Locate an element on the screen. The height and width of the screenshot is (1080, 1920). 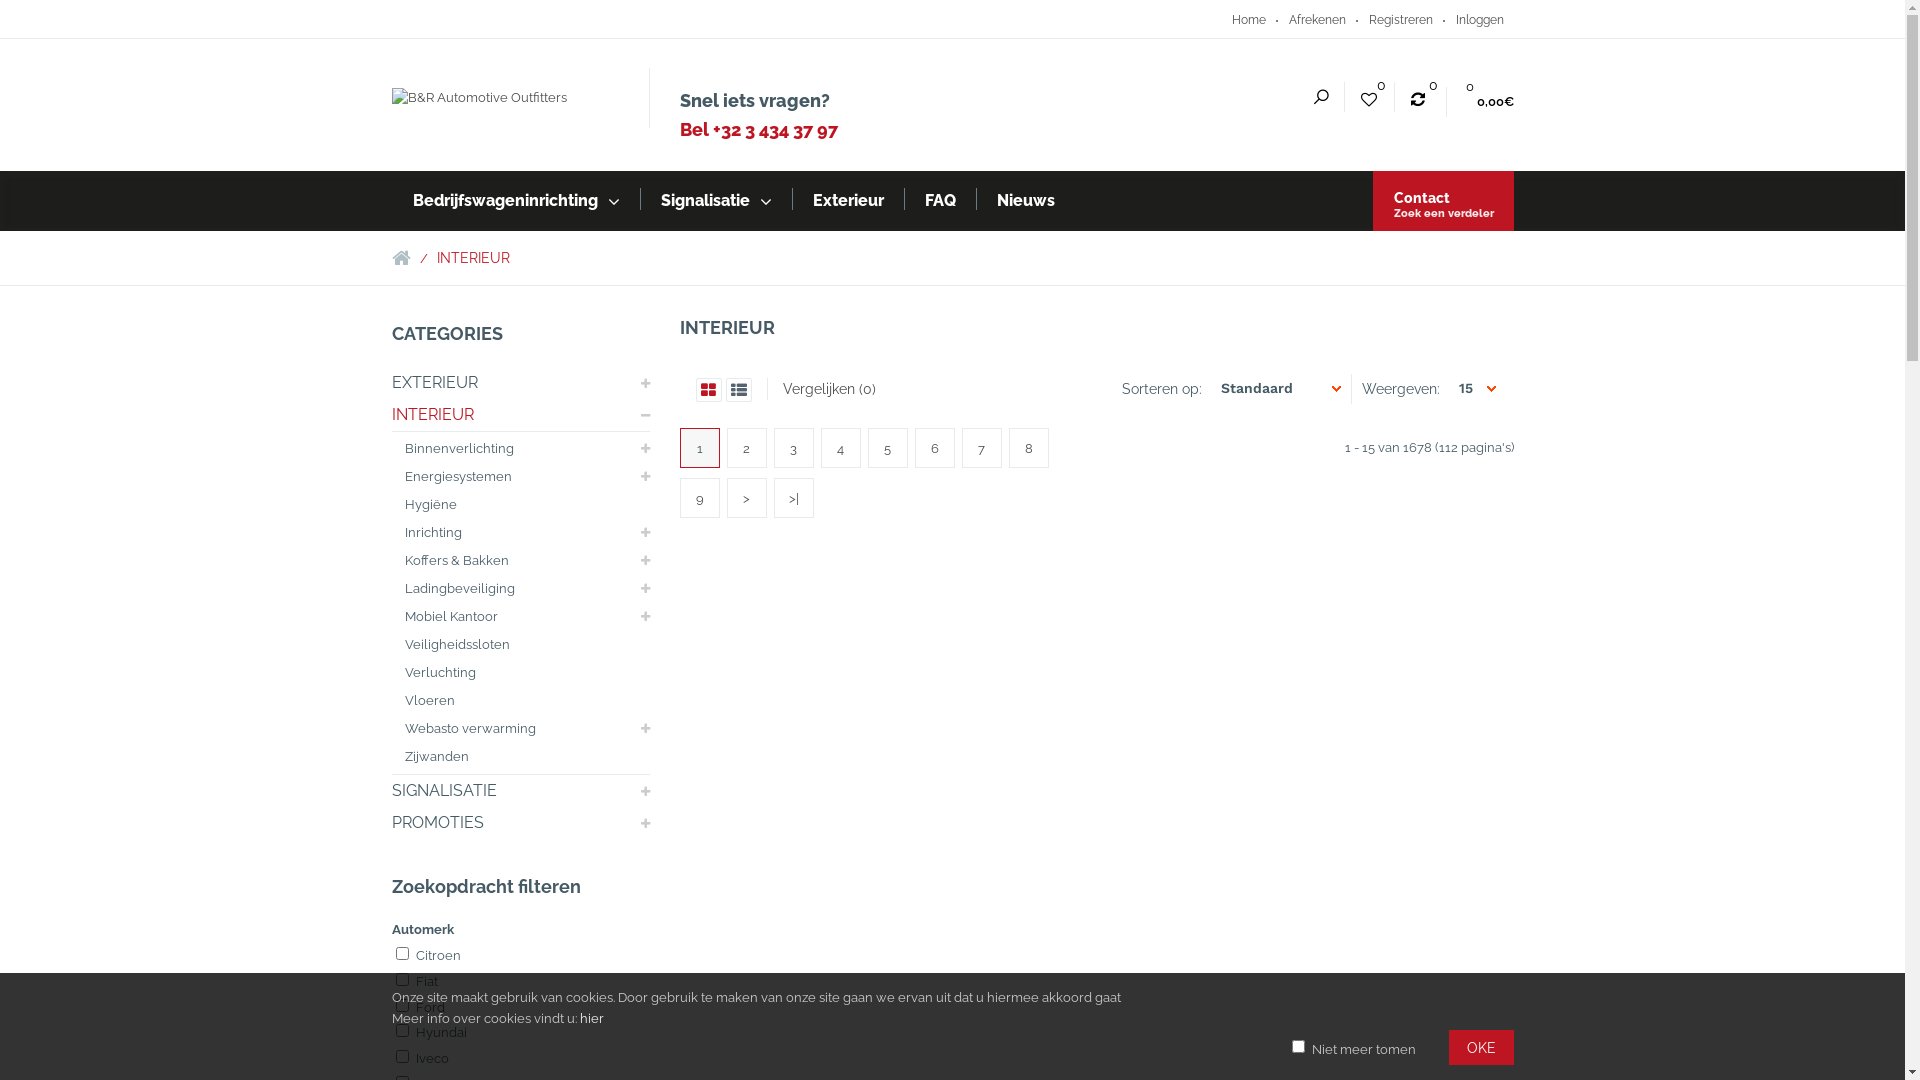
'Verluchting' is located at coordinates (402, 672).